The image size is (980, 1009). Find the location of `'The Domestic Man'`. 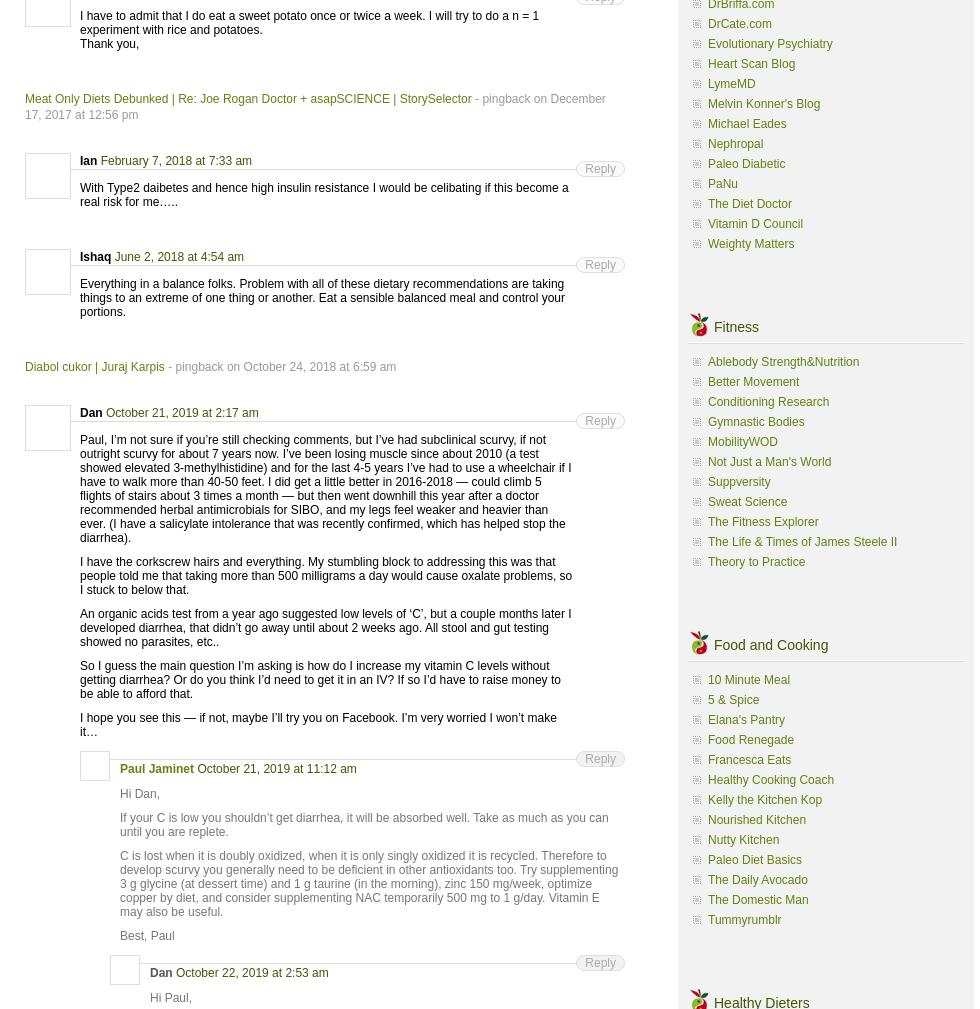

'The Domestic Man' is located at coordinates (758, 899).